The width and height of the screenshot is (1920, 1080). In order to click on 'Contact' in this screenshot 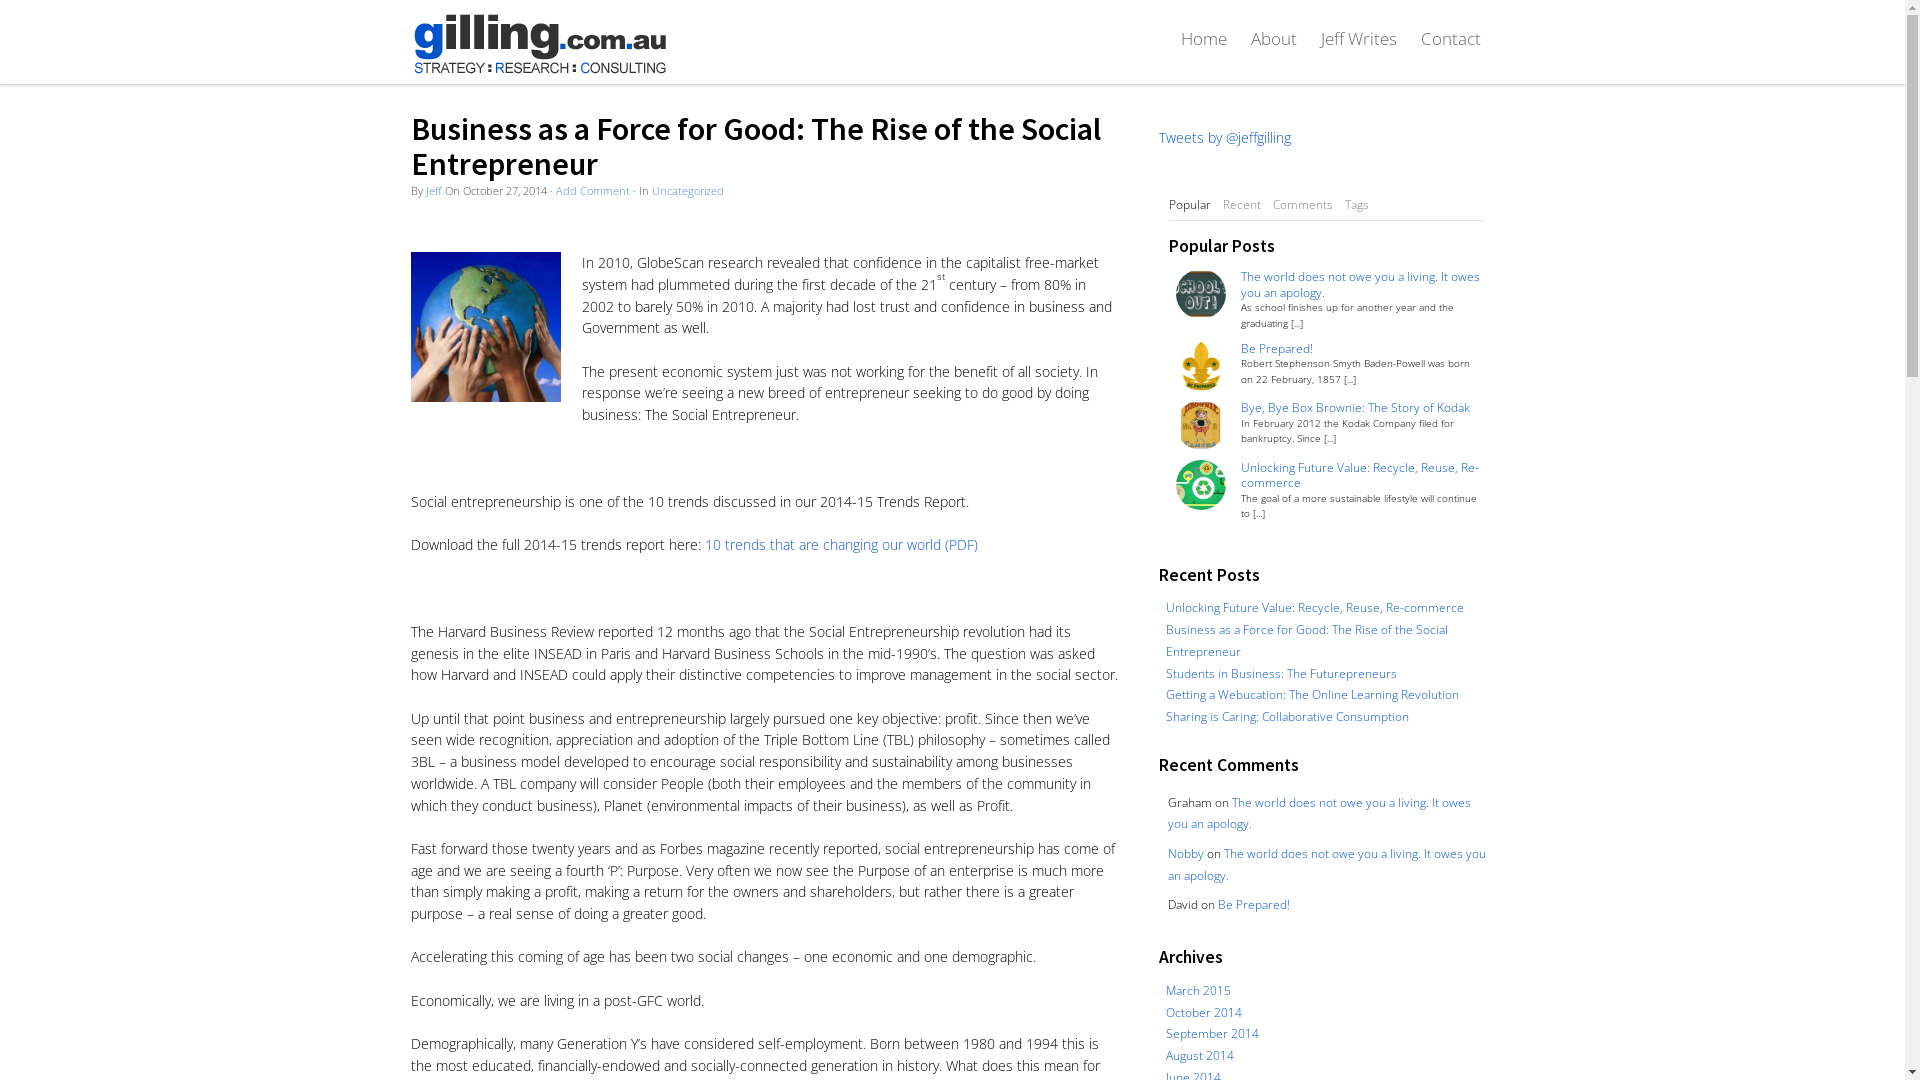, I will do `click(1449, 38)`.